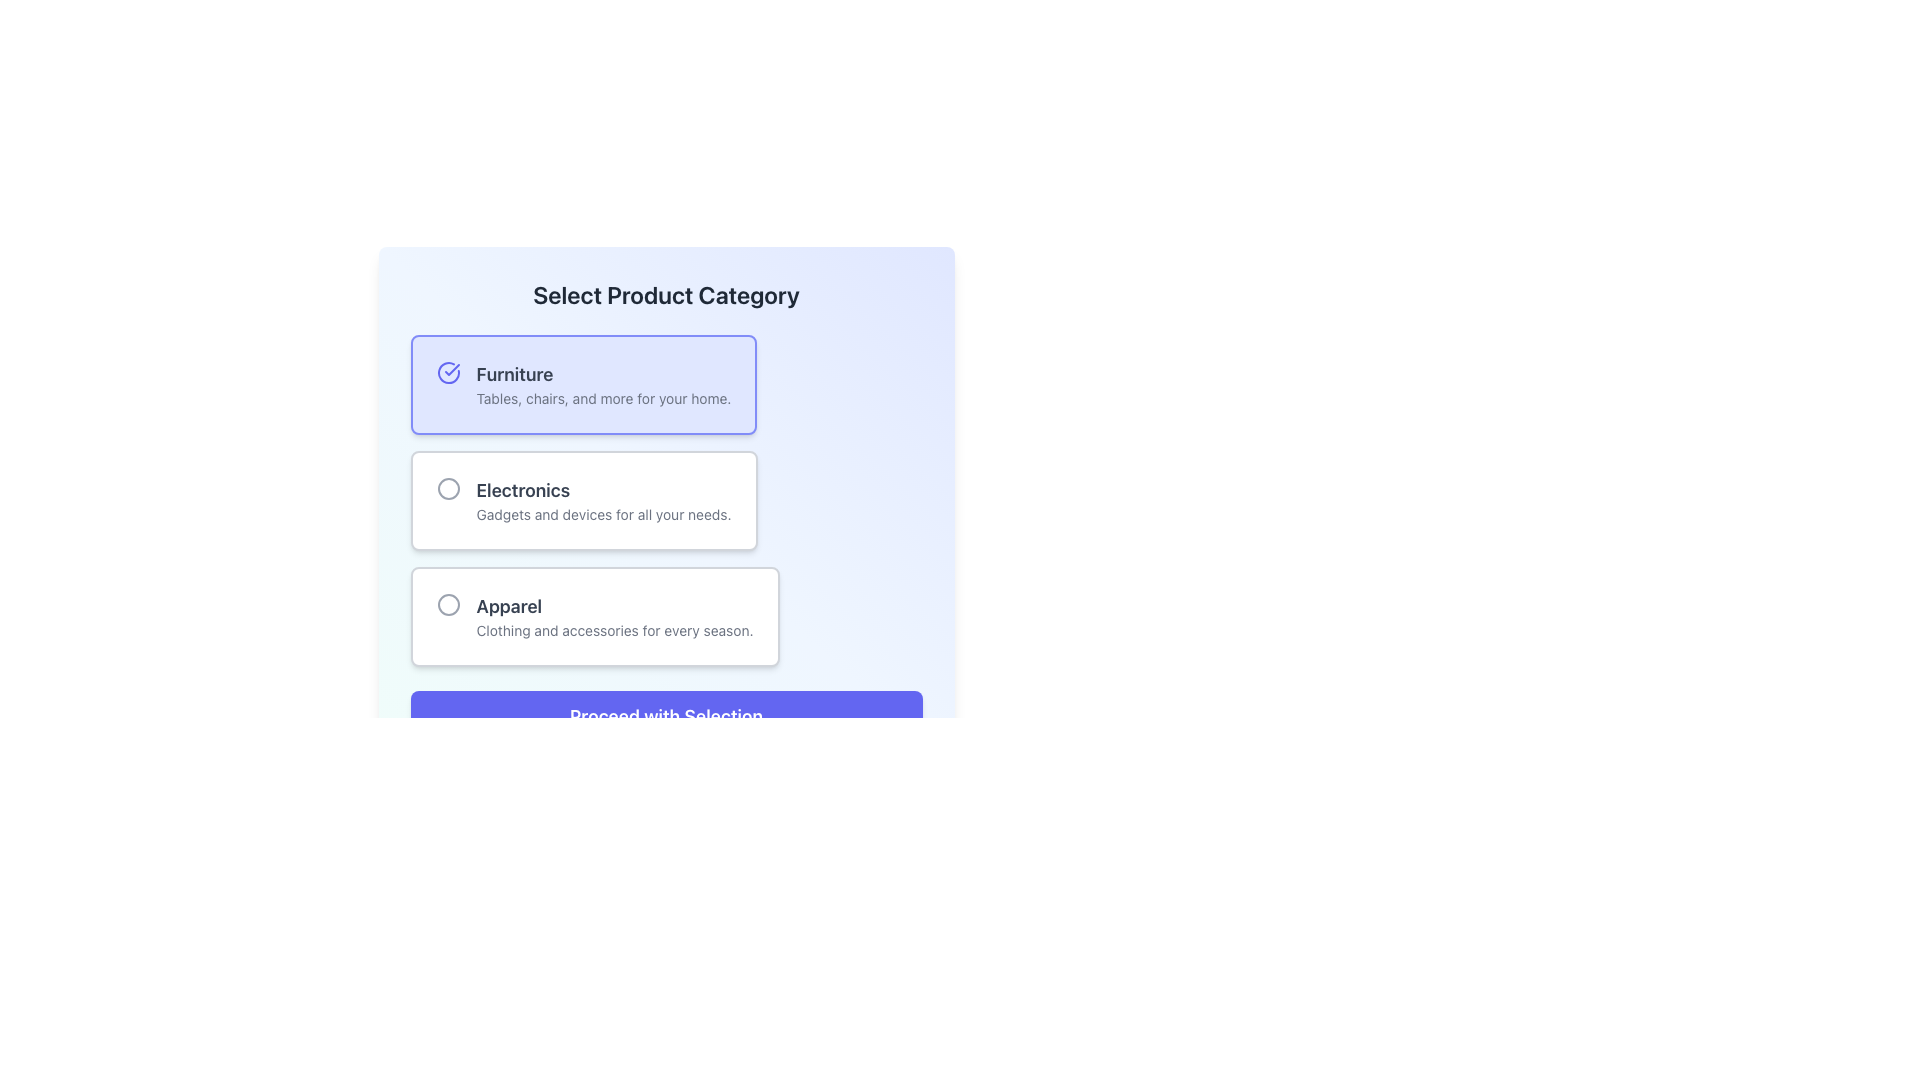 This screenshot has width=1920, height=1080. What do you see at coordinates (447, 604) in the screenshot?
I see `the circular outline of the radio button located under the 'Apparel' section of the UI, which is styled as a gray circle with no fill` at bounding box center [447, 604].